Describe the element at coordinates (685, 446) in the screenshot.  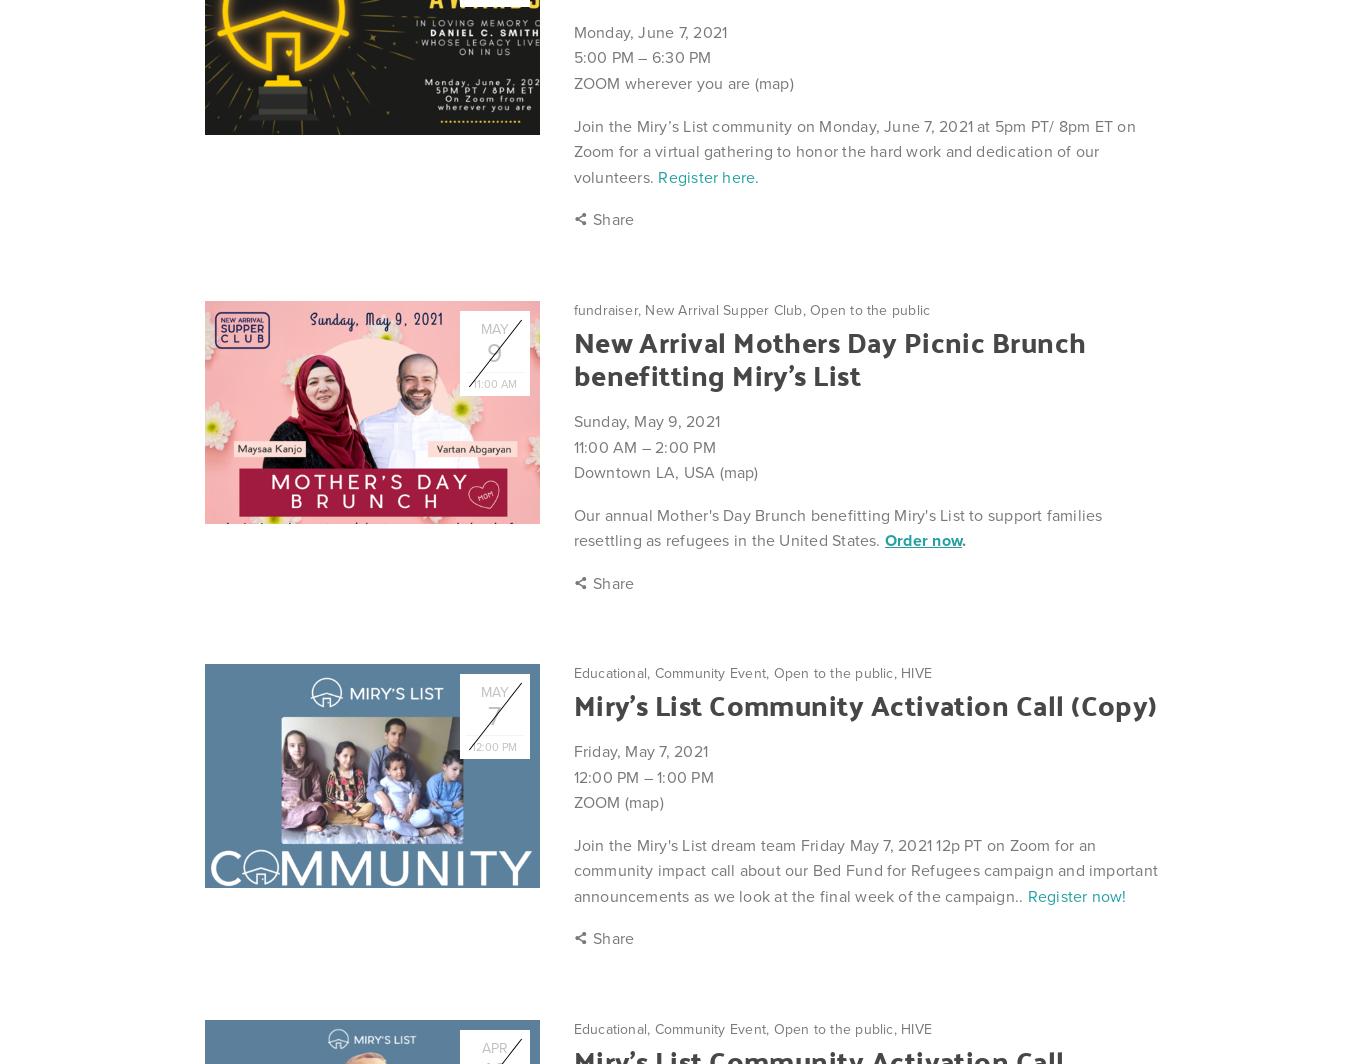
I see `'2:00 PM'` at that location.